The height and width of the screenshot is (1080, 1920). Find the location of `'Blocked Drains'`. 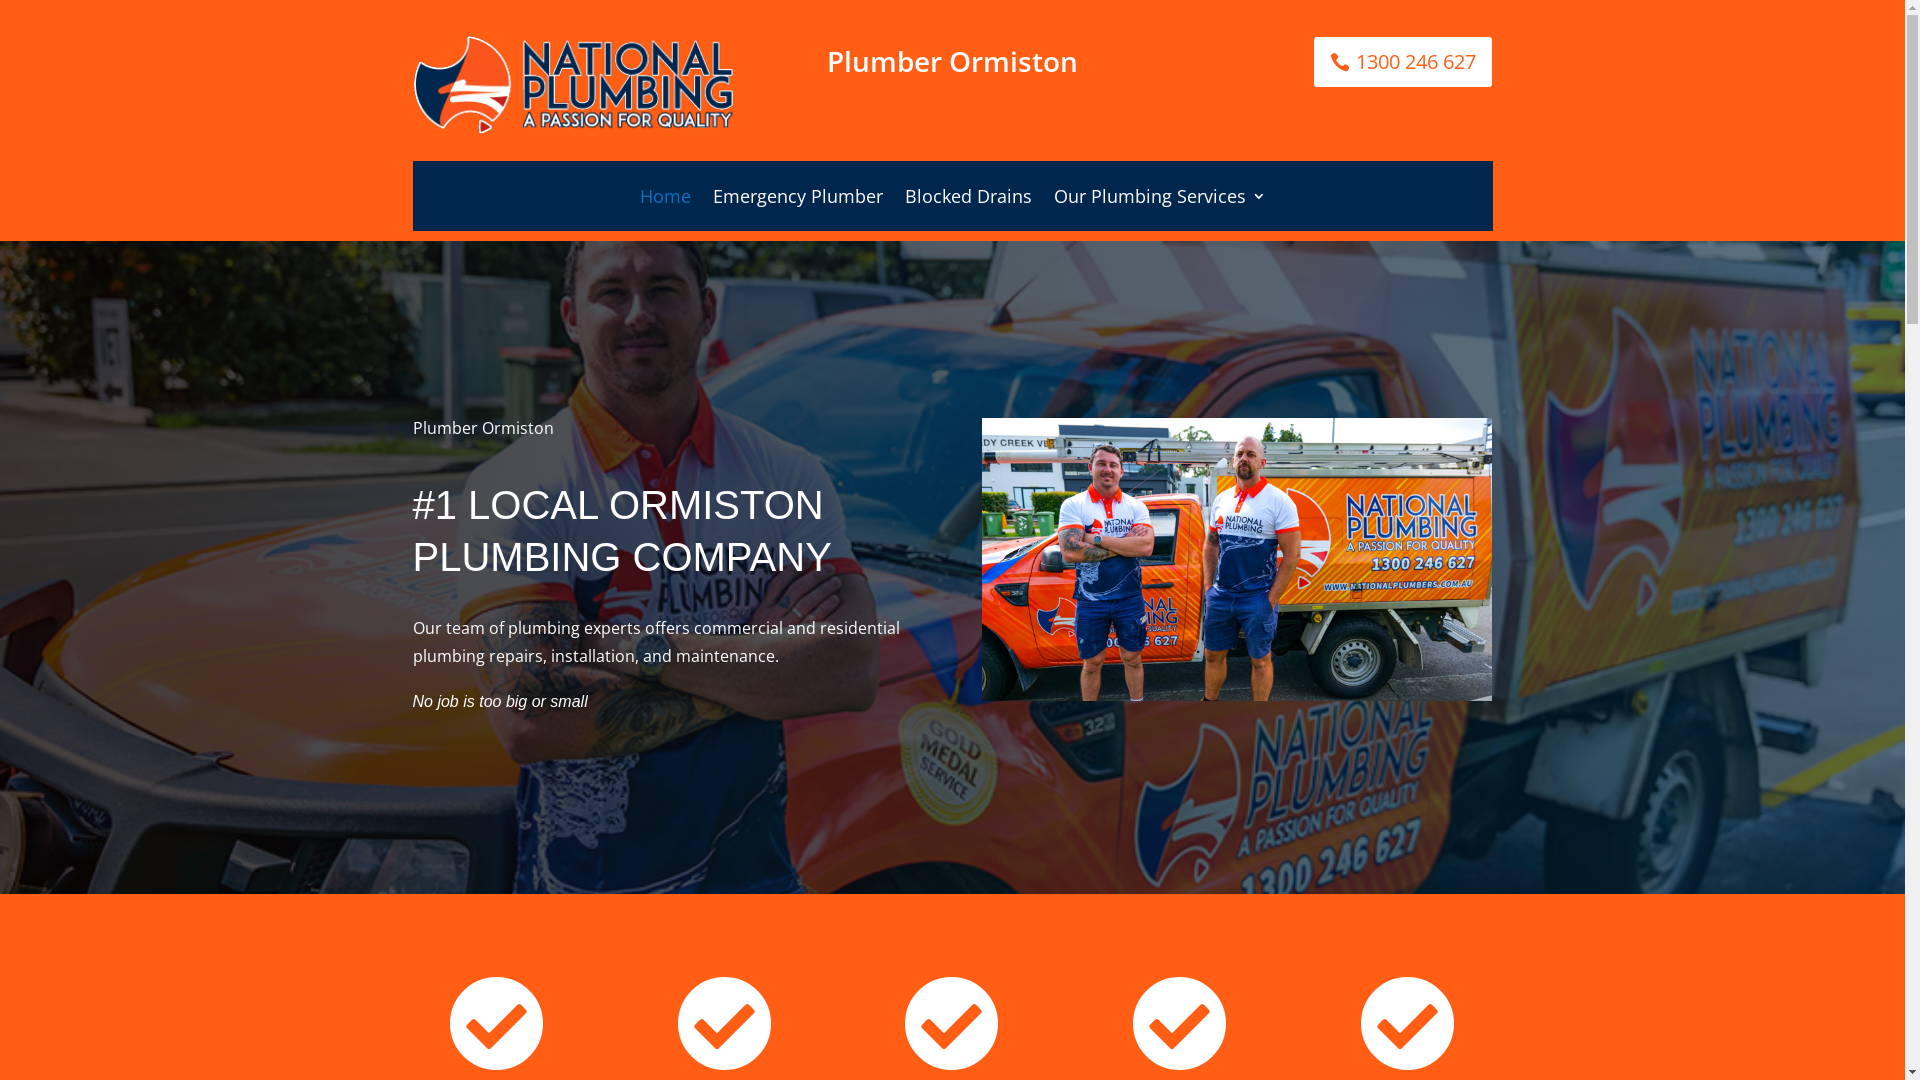

'Blocked Drains' is located at coordinates (902, 200).